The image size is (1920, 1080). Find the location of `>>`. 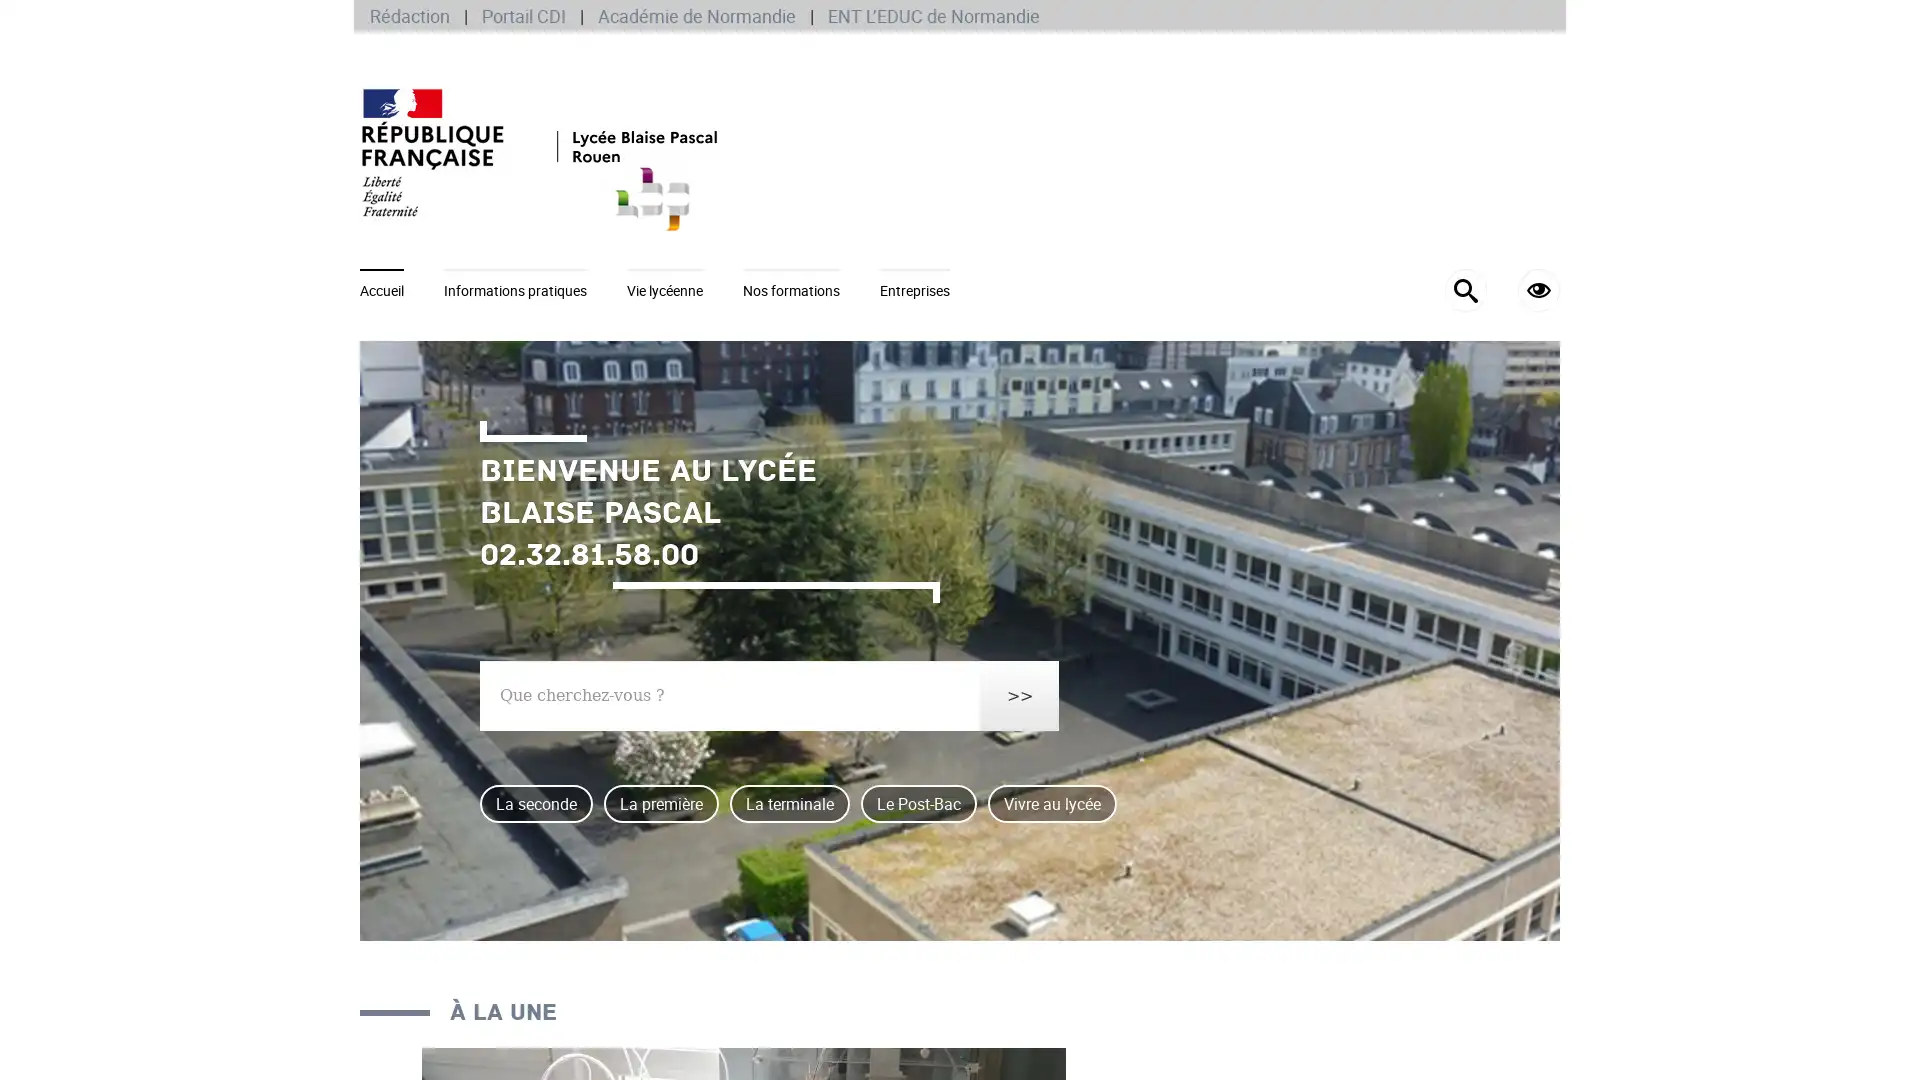

>> is located at coordinates (1018, 694).